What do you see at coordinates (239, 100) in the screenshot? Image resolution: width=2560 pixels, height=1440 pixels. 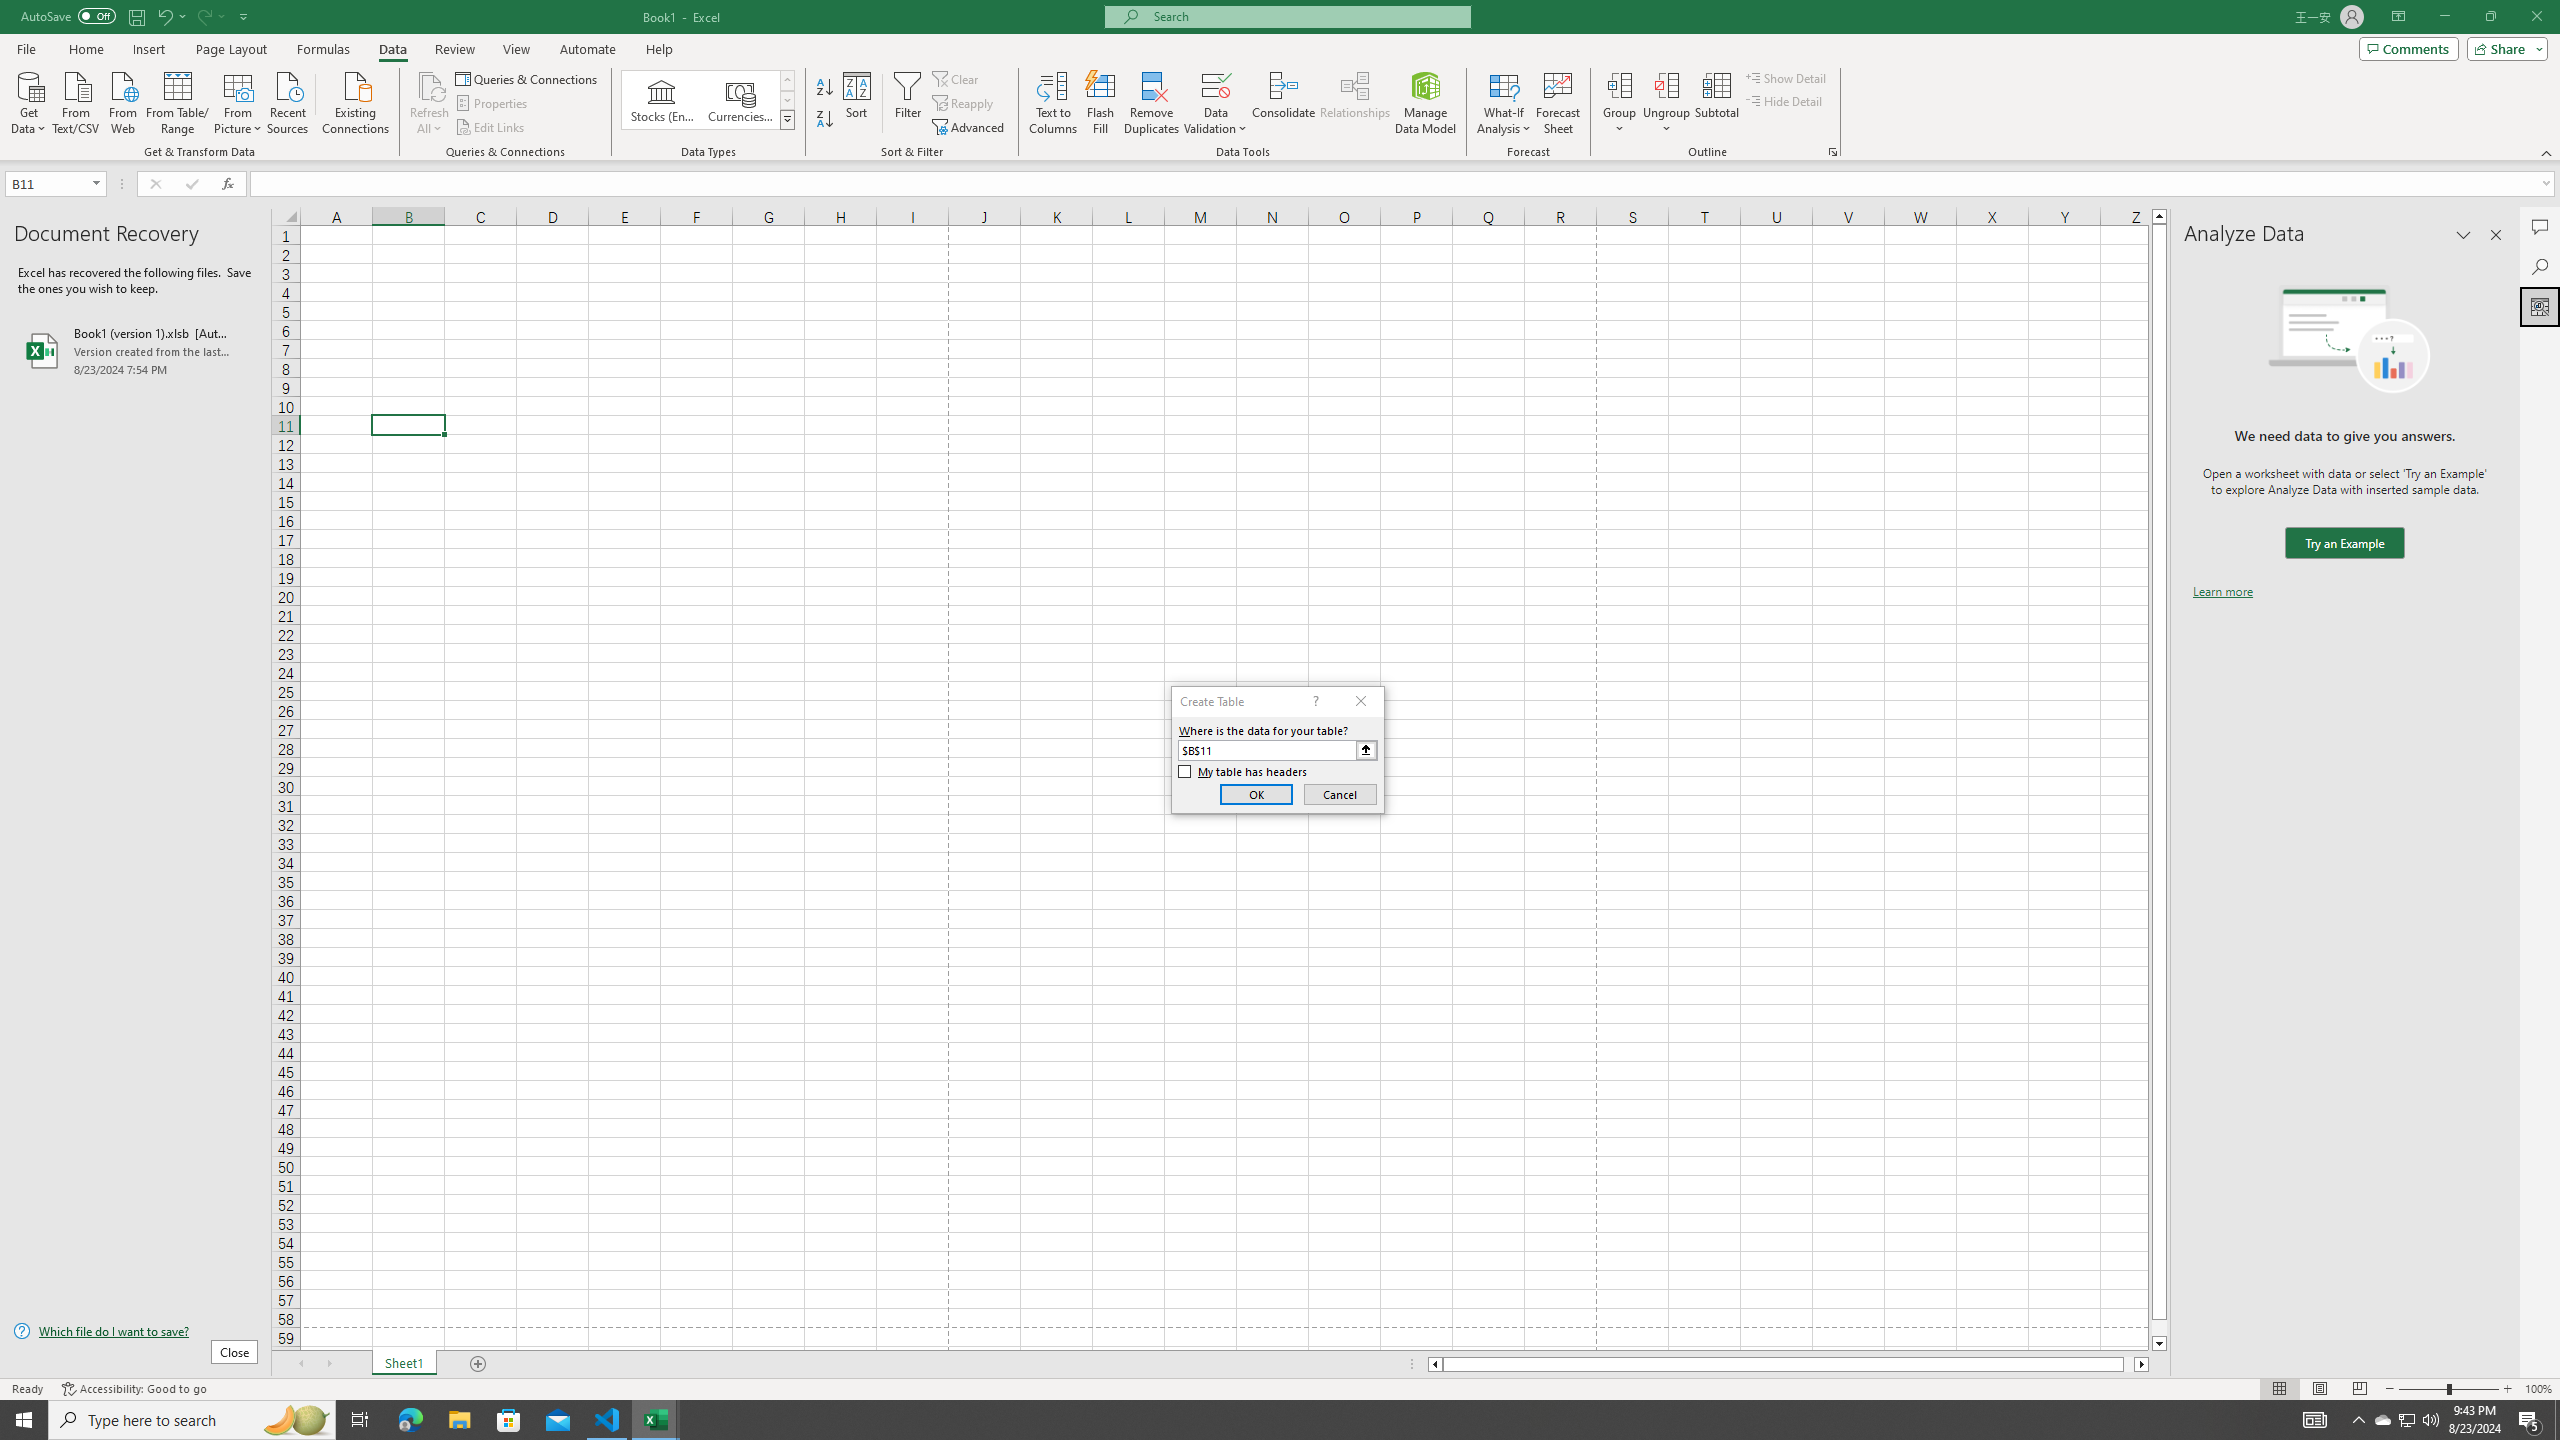 I see `'From Picture'` at bounding box center [239, 100].